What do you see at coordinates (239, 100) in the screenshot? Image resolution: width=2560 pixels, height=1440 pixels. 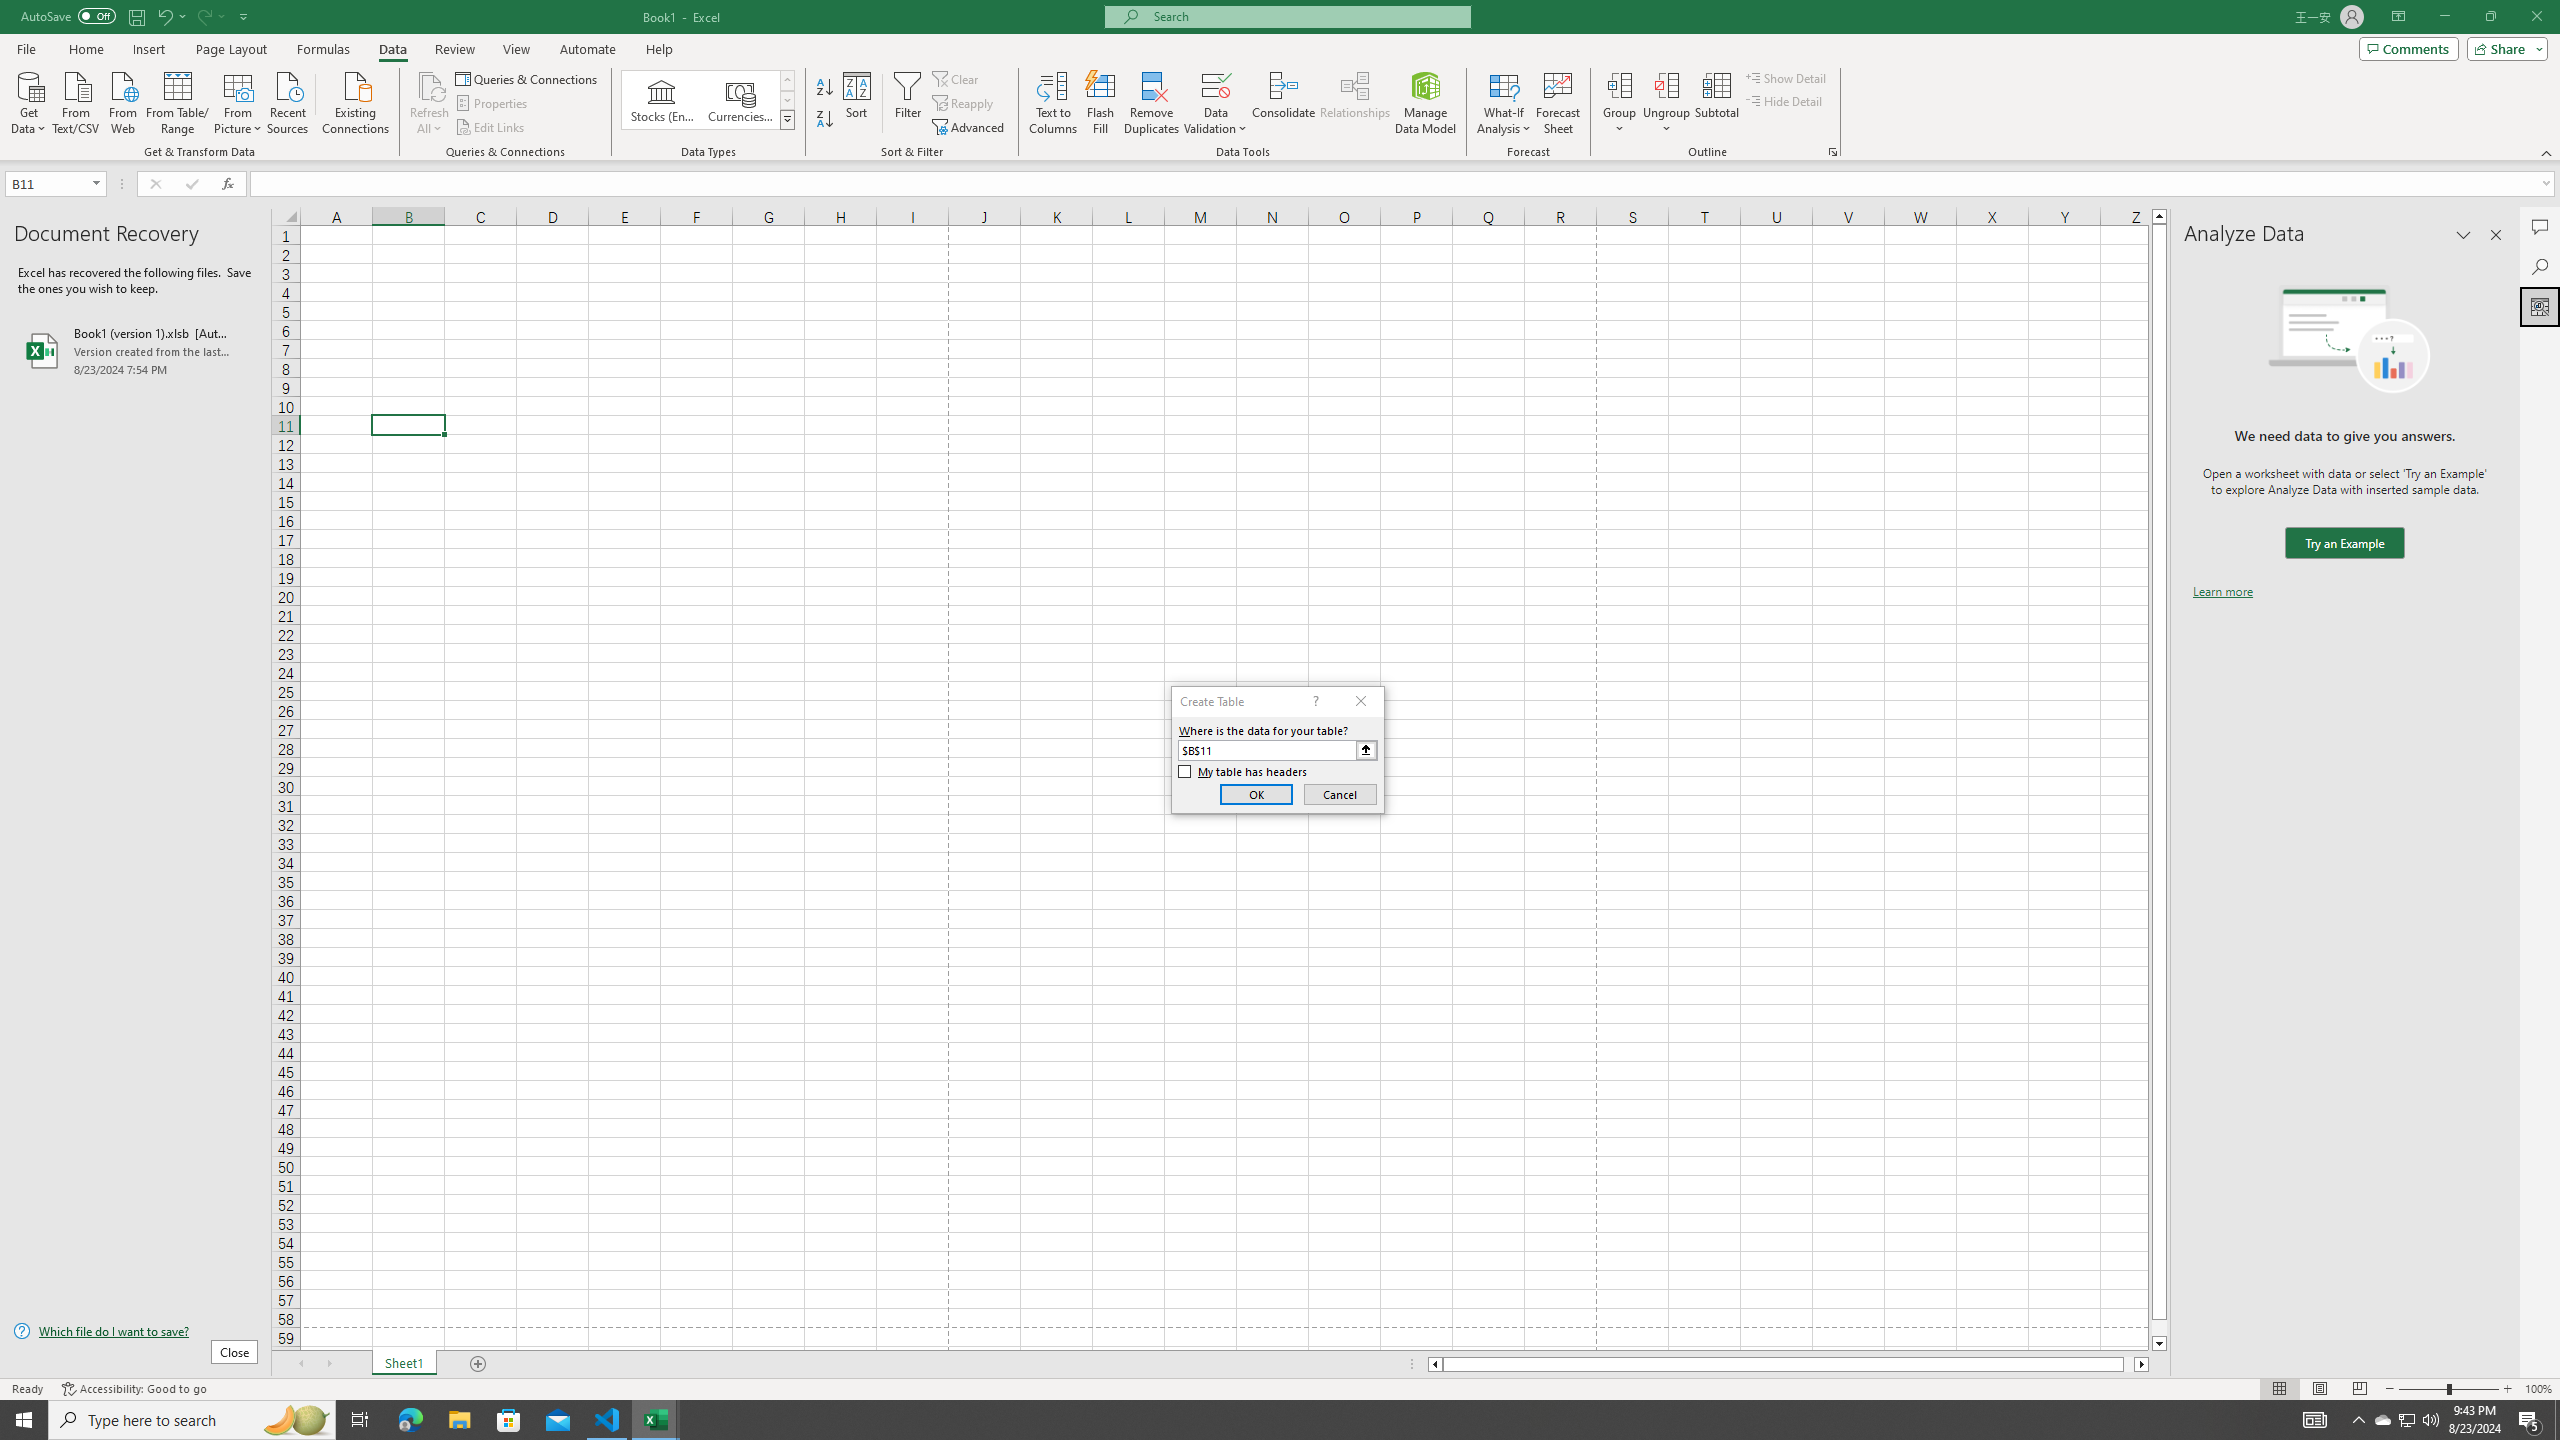 I see `'From Picture'` at bounding box center [239, 100].